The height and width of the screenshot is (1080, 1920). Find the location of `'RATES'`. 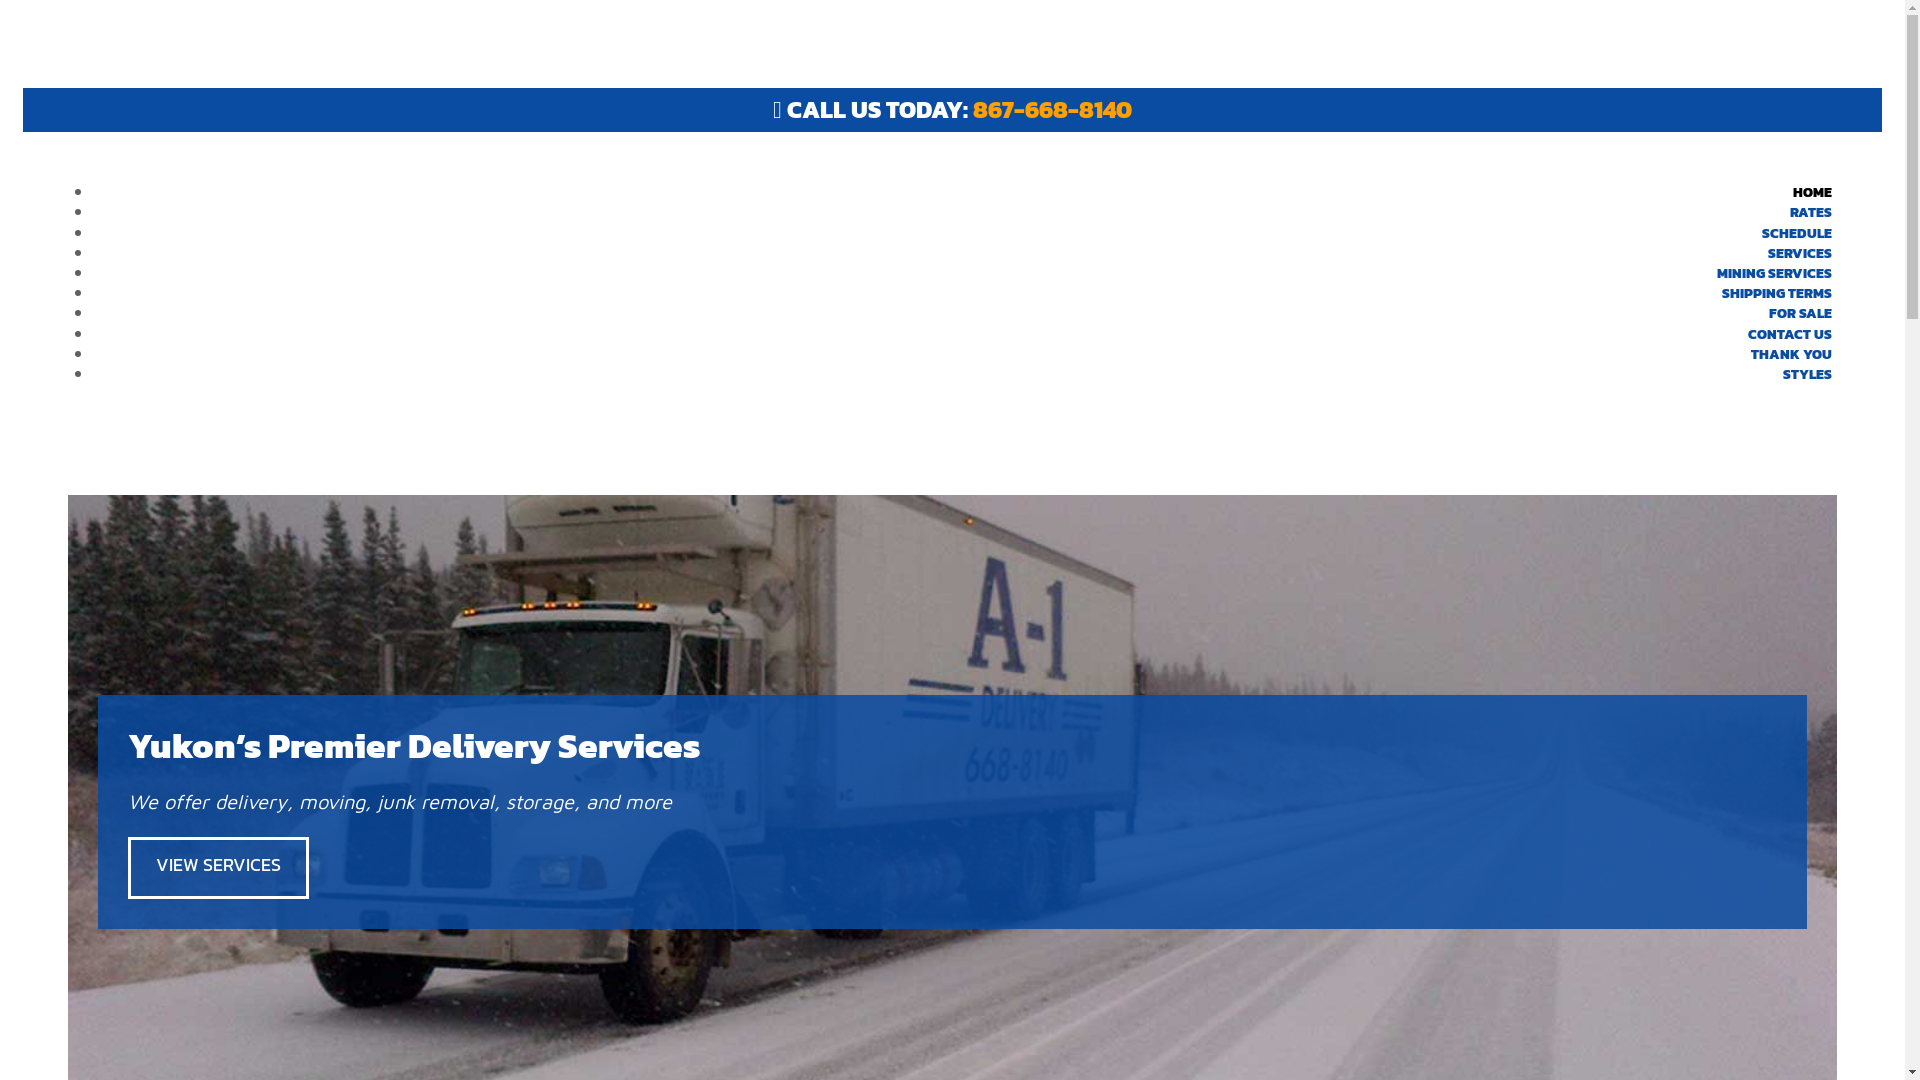

'RATES' is located at coordinates (1810, 212).